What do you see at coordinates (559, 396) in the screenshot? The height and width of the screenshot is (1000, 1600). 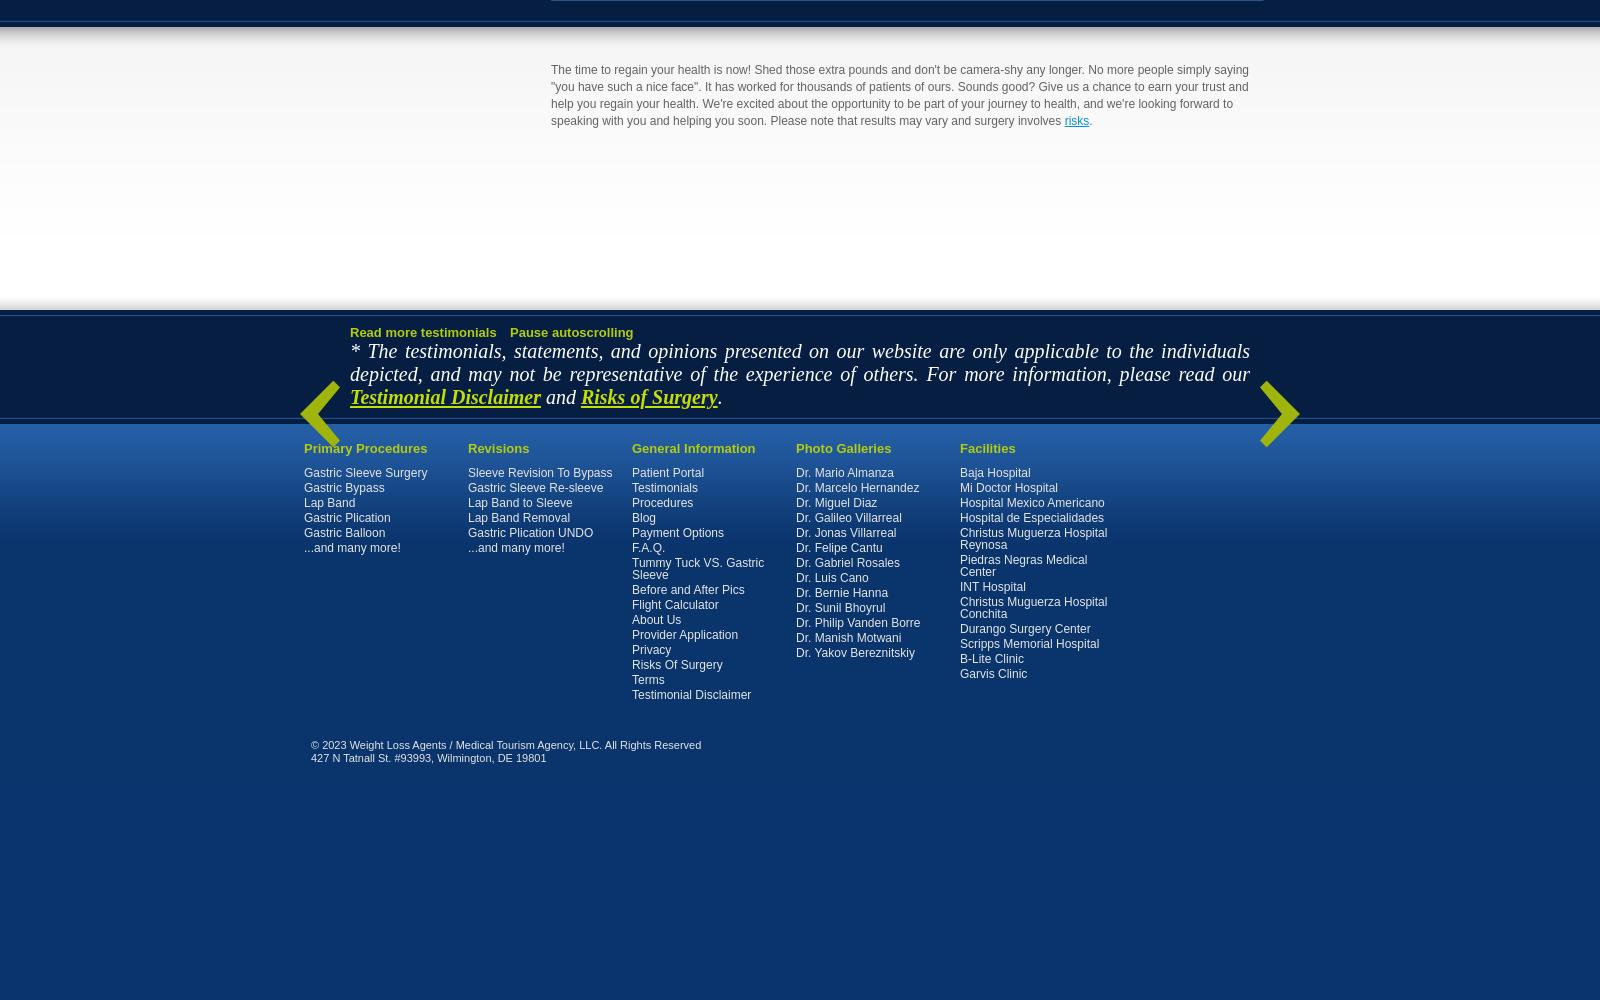 I see `'and'` at bounding box center [559, 396].